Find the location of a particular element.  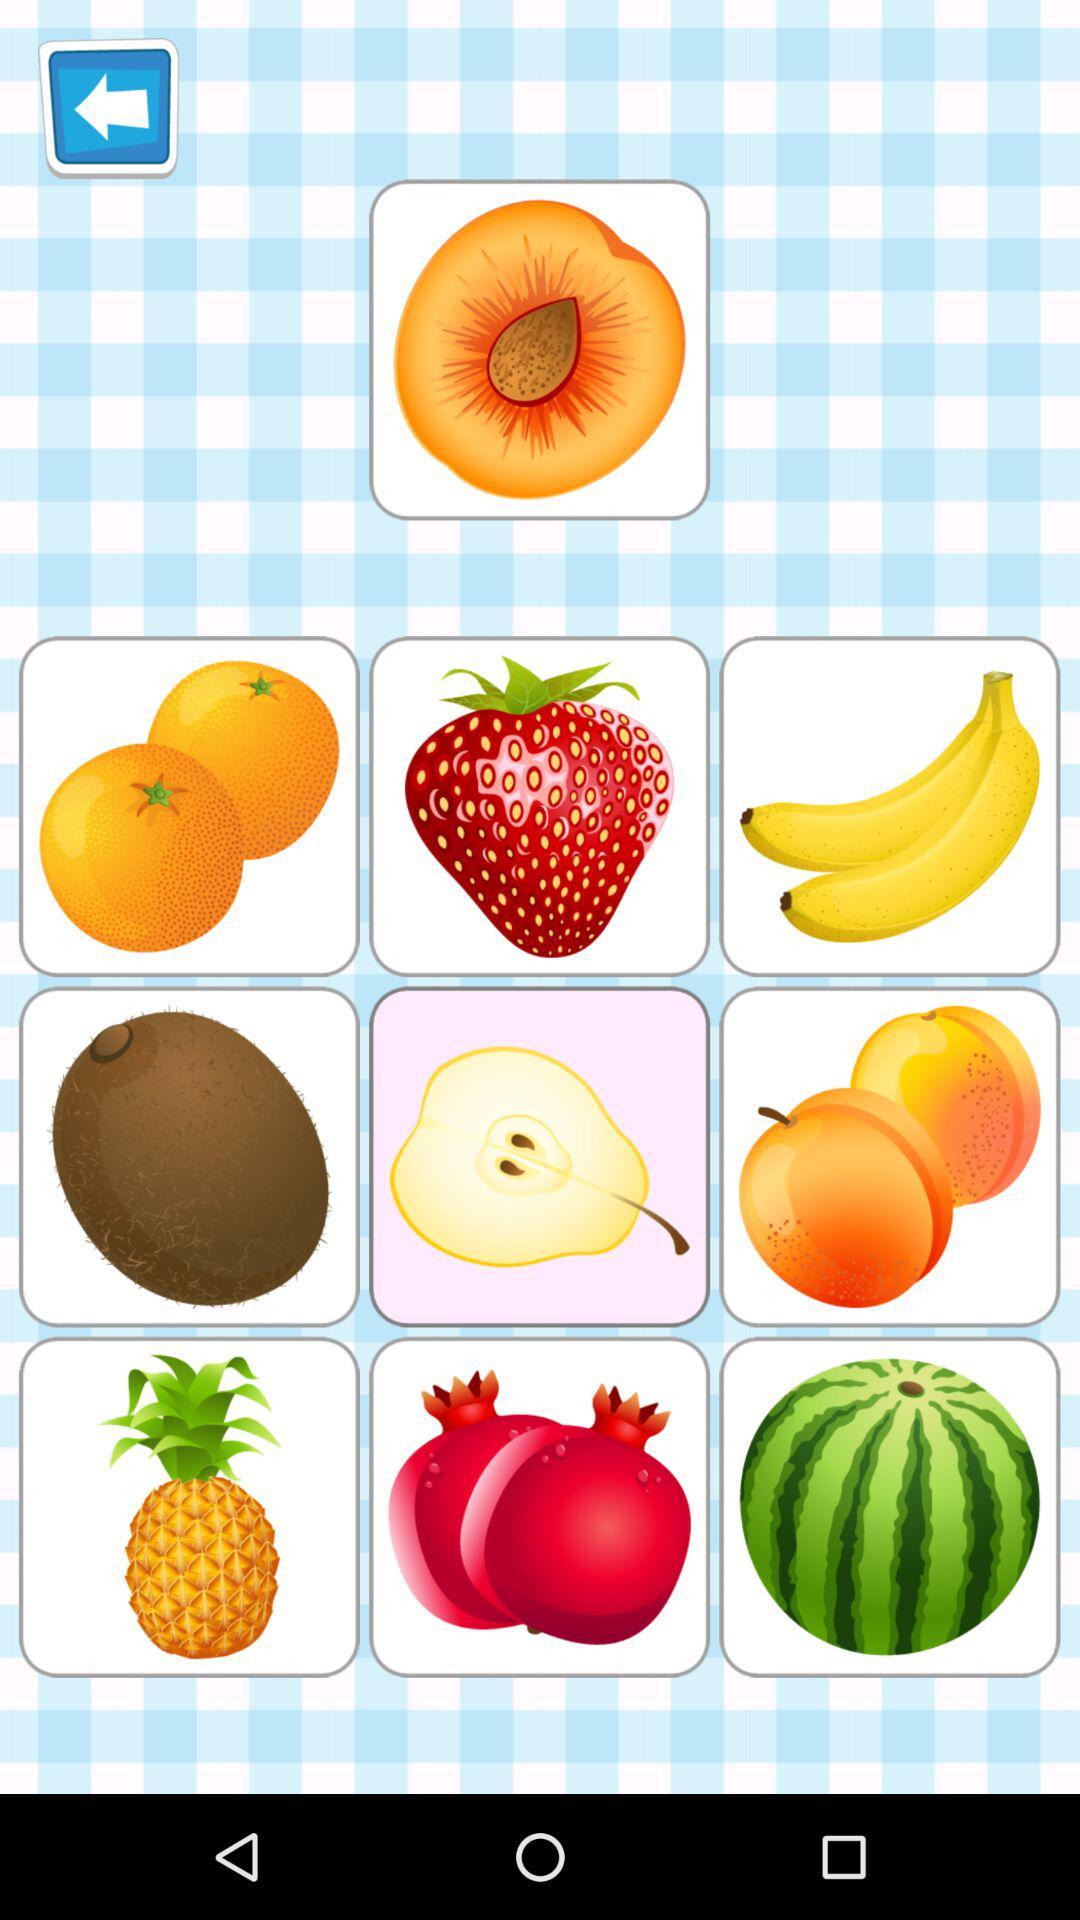

large is located at coordinates (538, 349).